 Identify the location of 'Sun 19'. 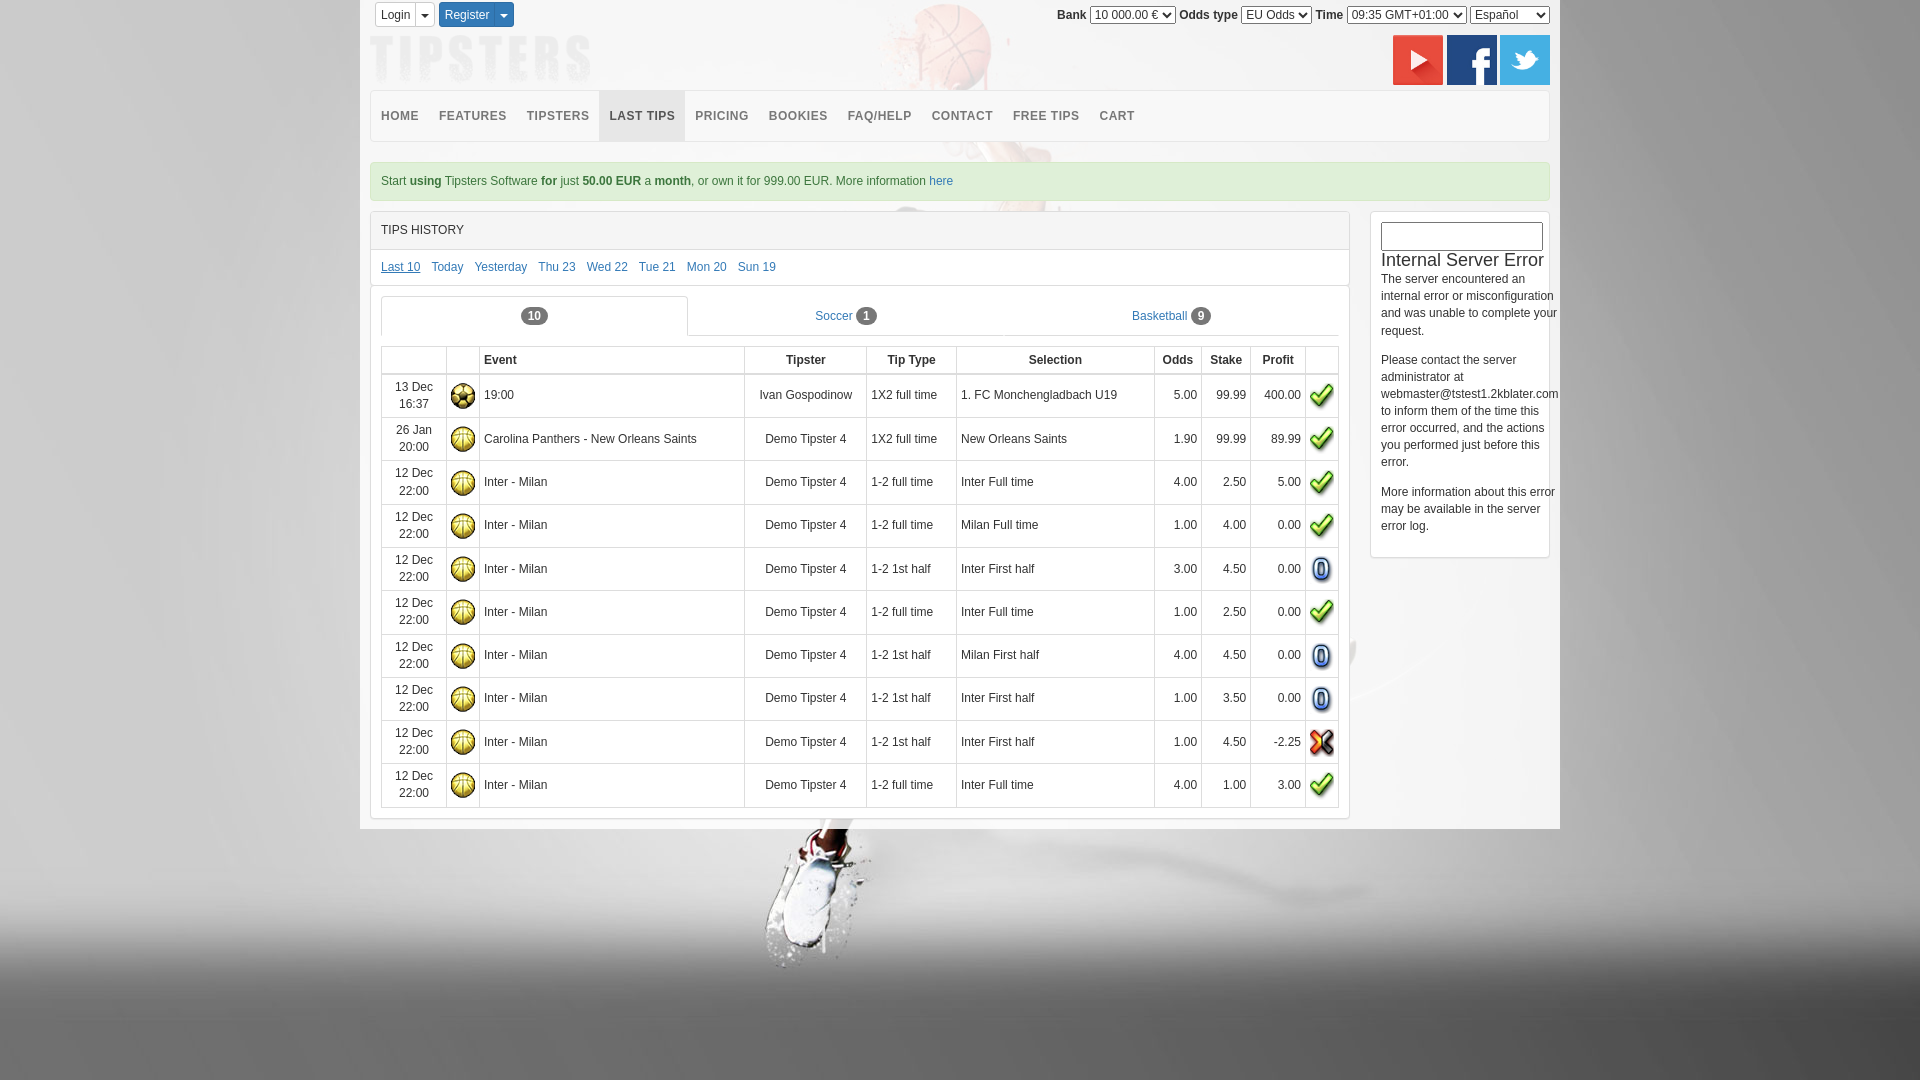
(756, 265).